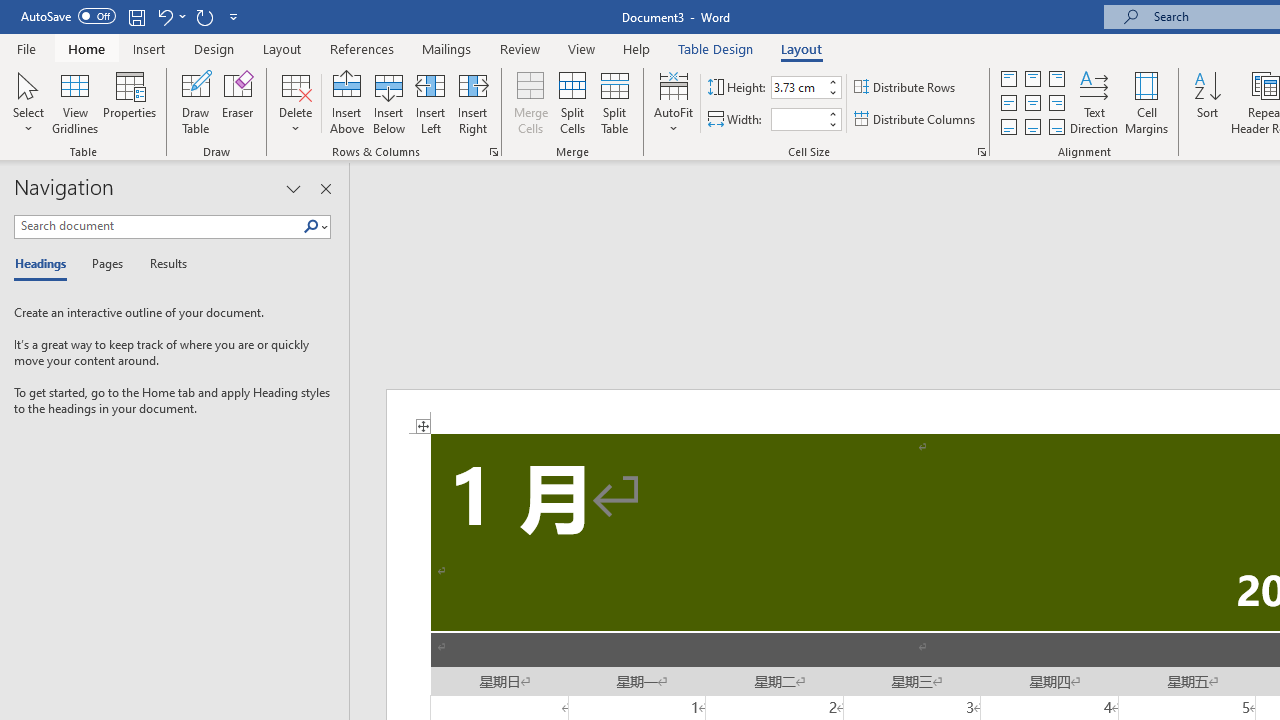 Image resolution: width=1280 pixels, height=720 pixels. I want to click on 'Insert Right', so click(471, 103).